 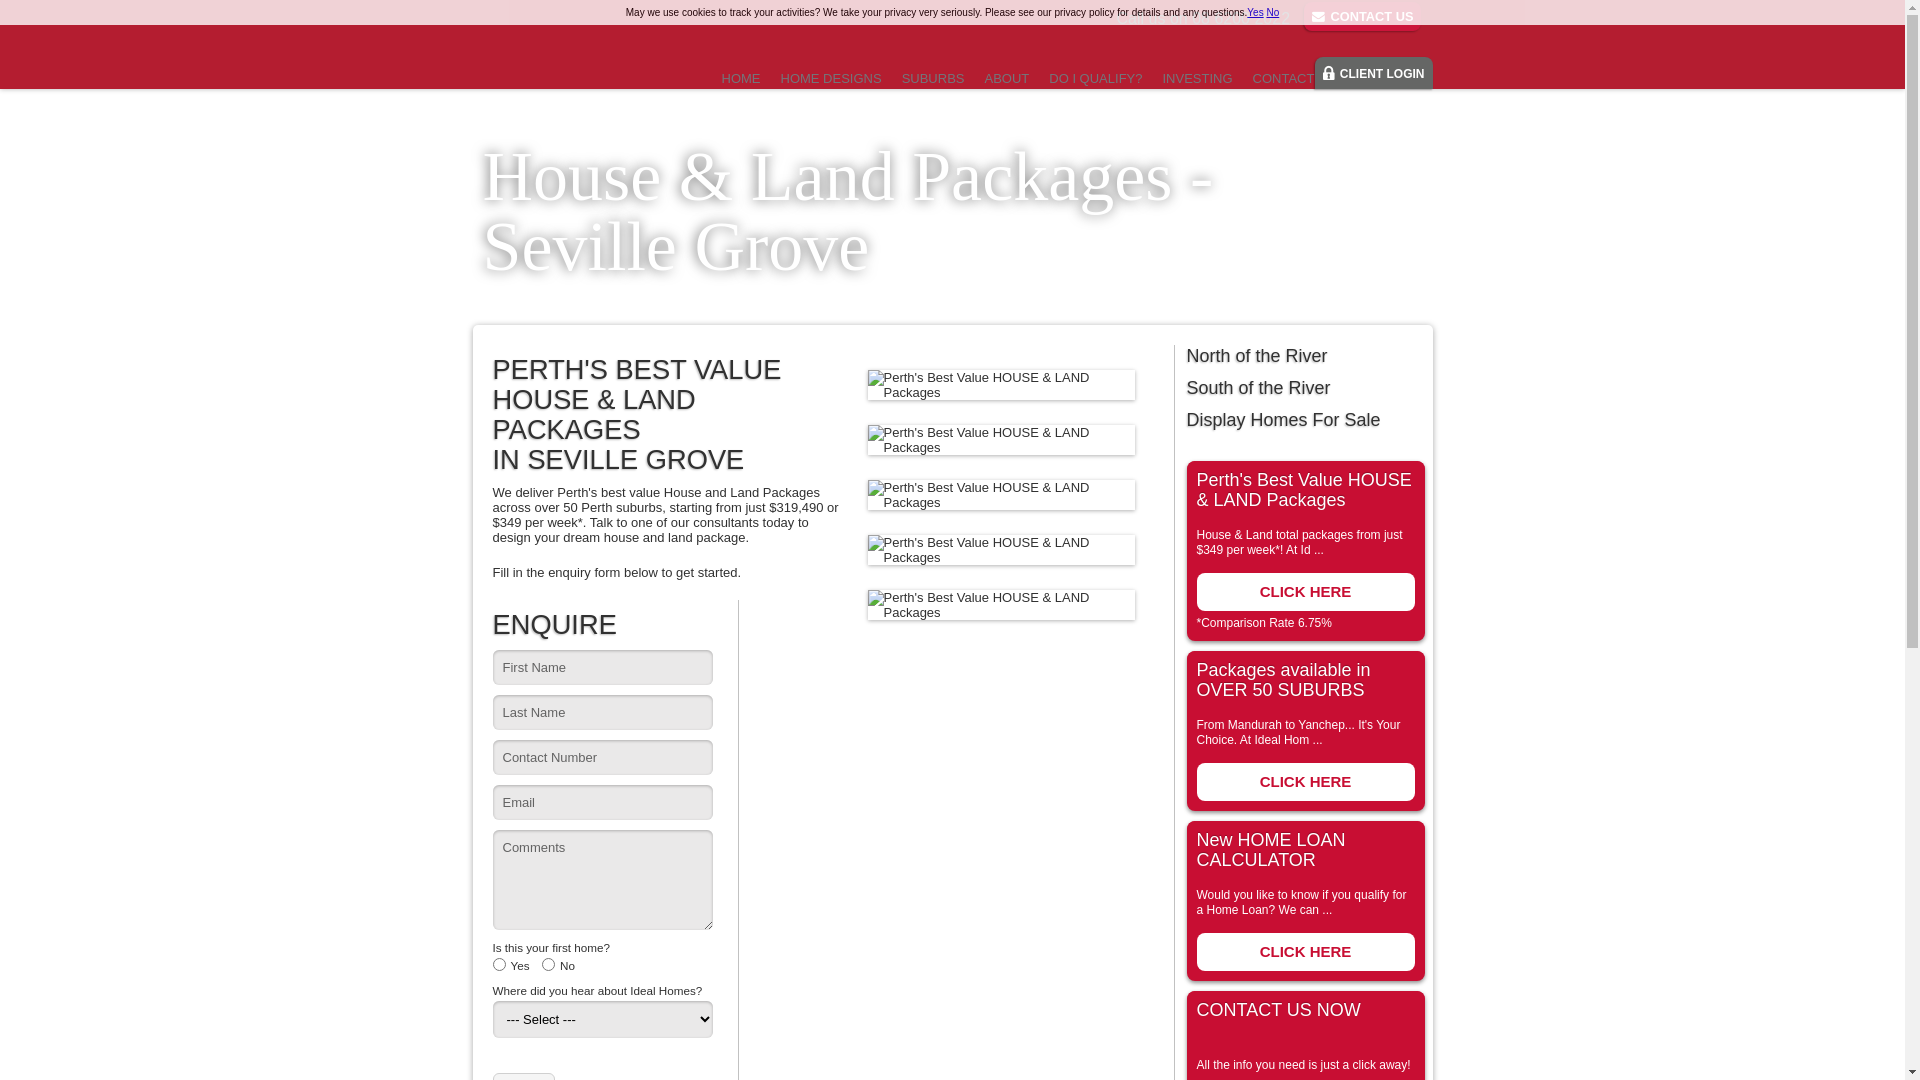 What do you see at coordinates (1006, 77) in the screenshot?
I see `'ABOUT'` at bounding box center [1006, 77].